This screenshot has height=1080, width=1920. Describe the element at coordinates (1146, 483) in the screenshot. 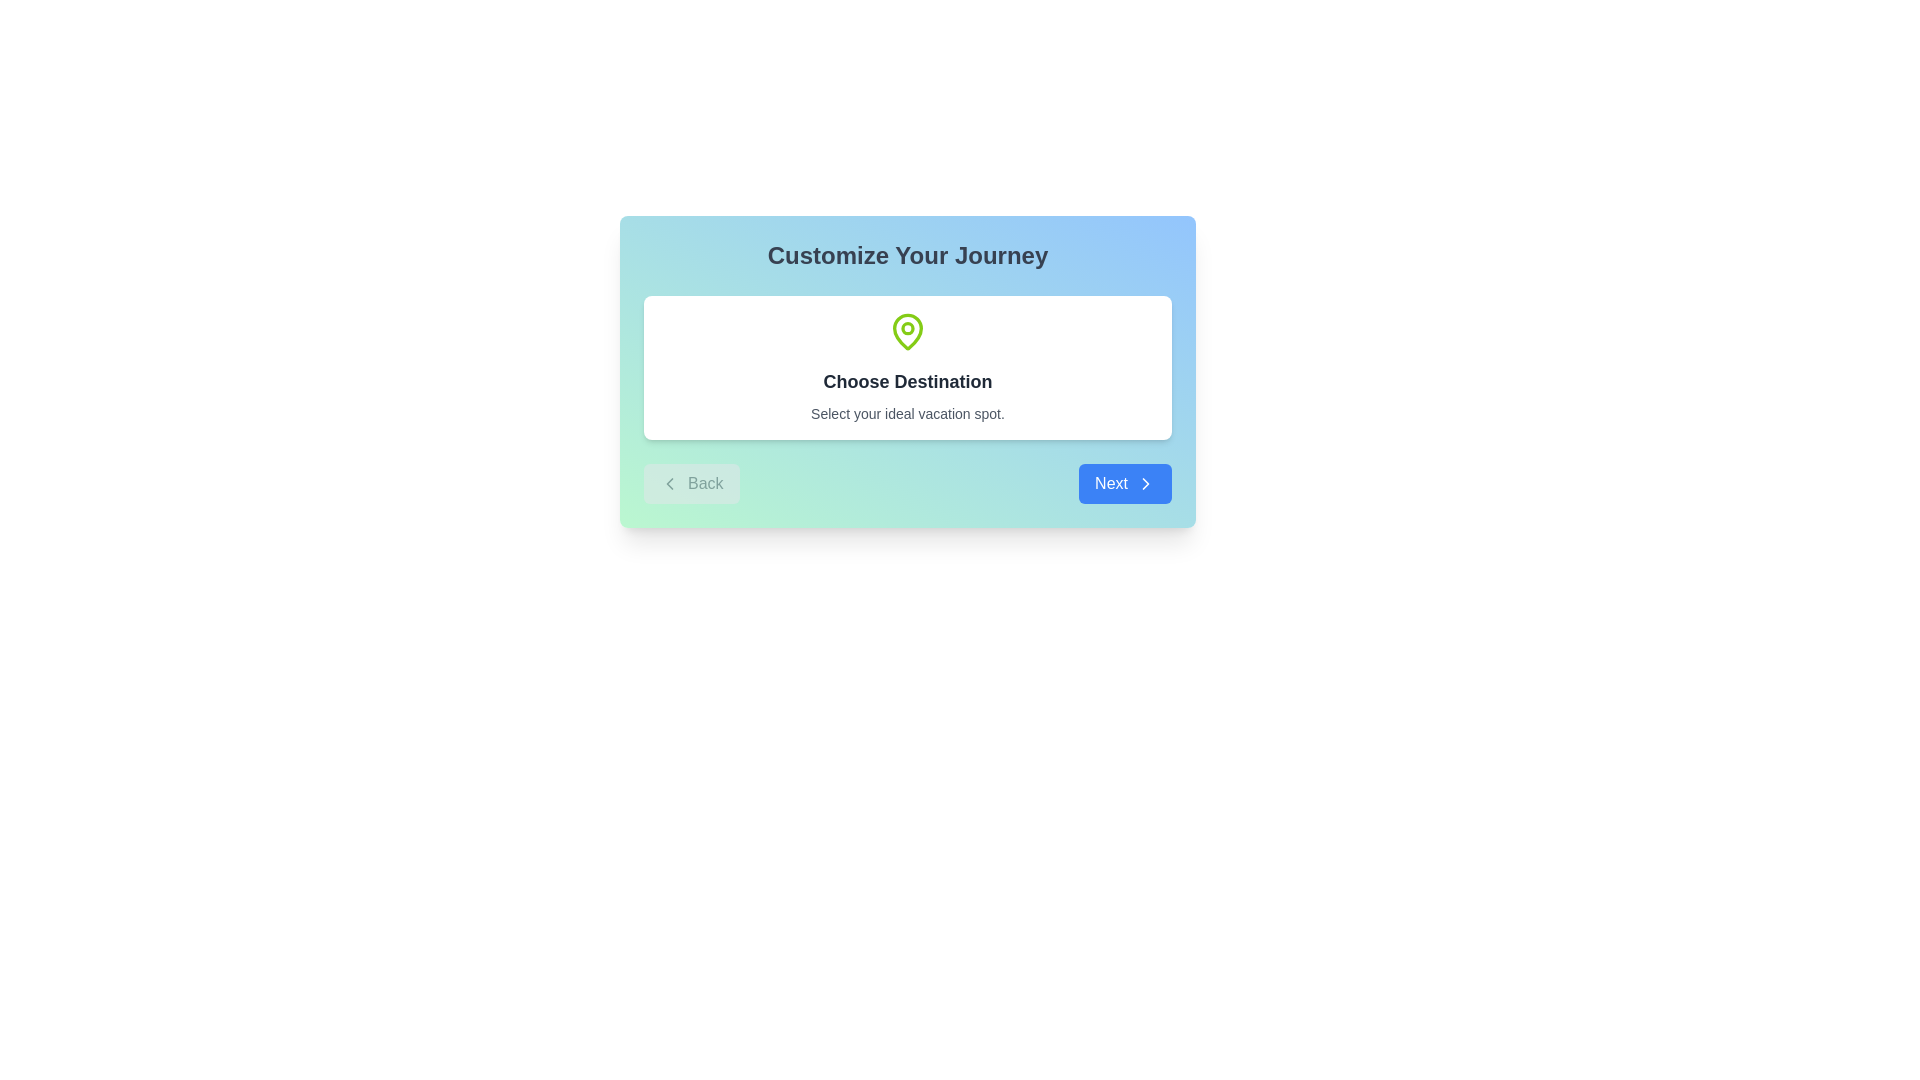

I see `the small right-pointing chevron icon within the 'Next' button located at the bottom-right corner of the interface` at that location.